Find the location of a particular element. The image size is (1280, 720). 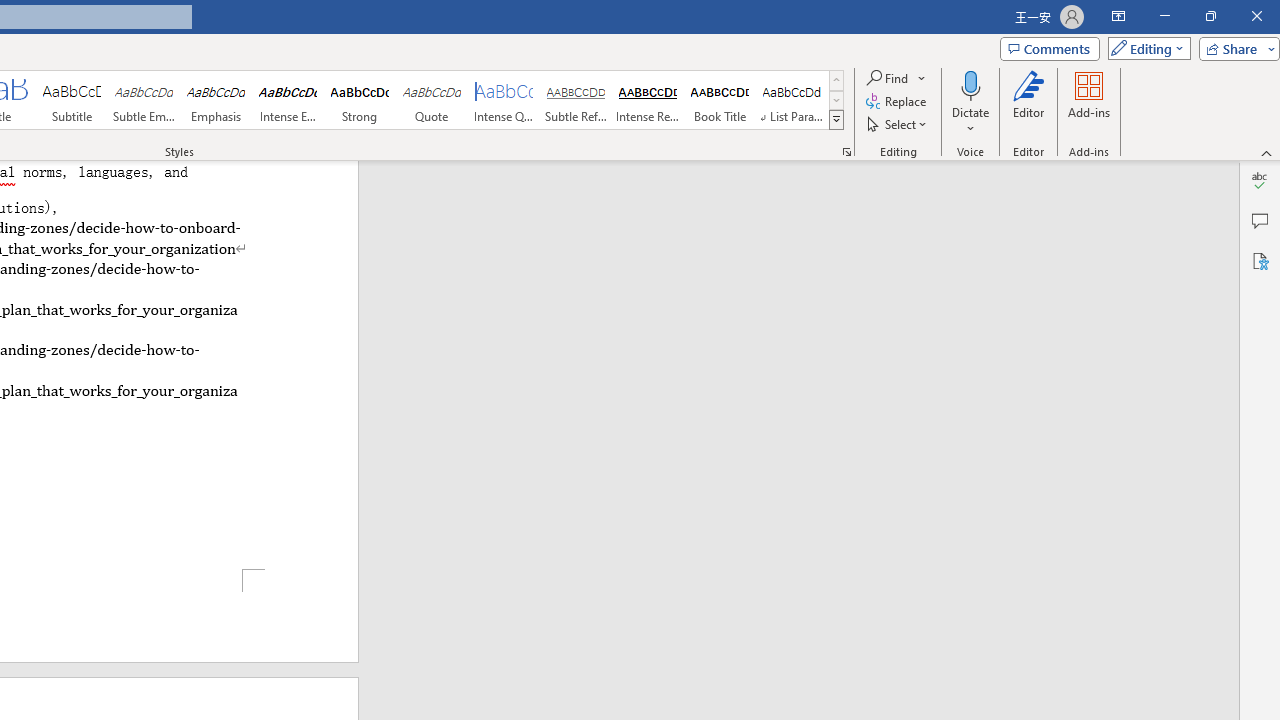

'Quote' is located at coordinates (431, 100).